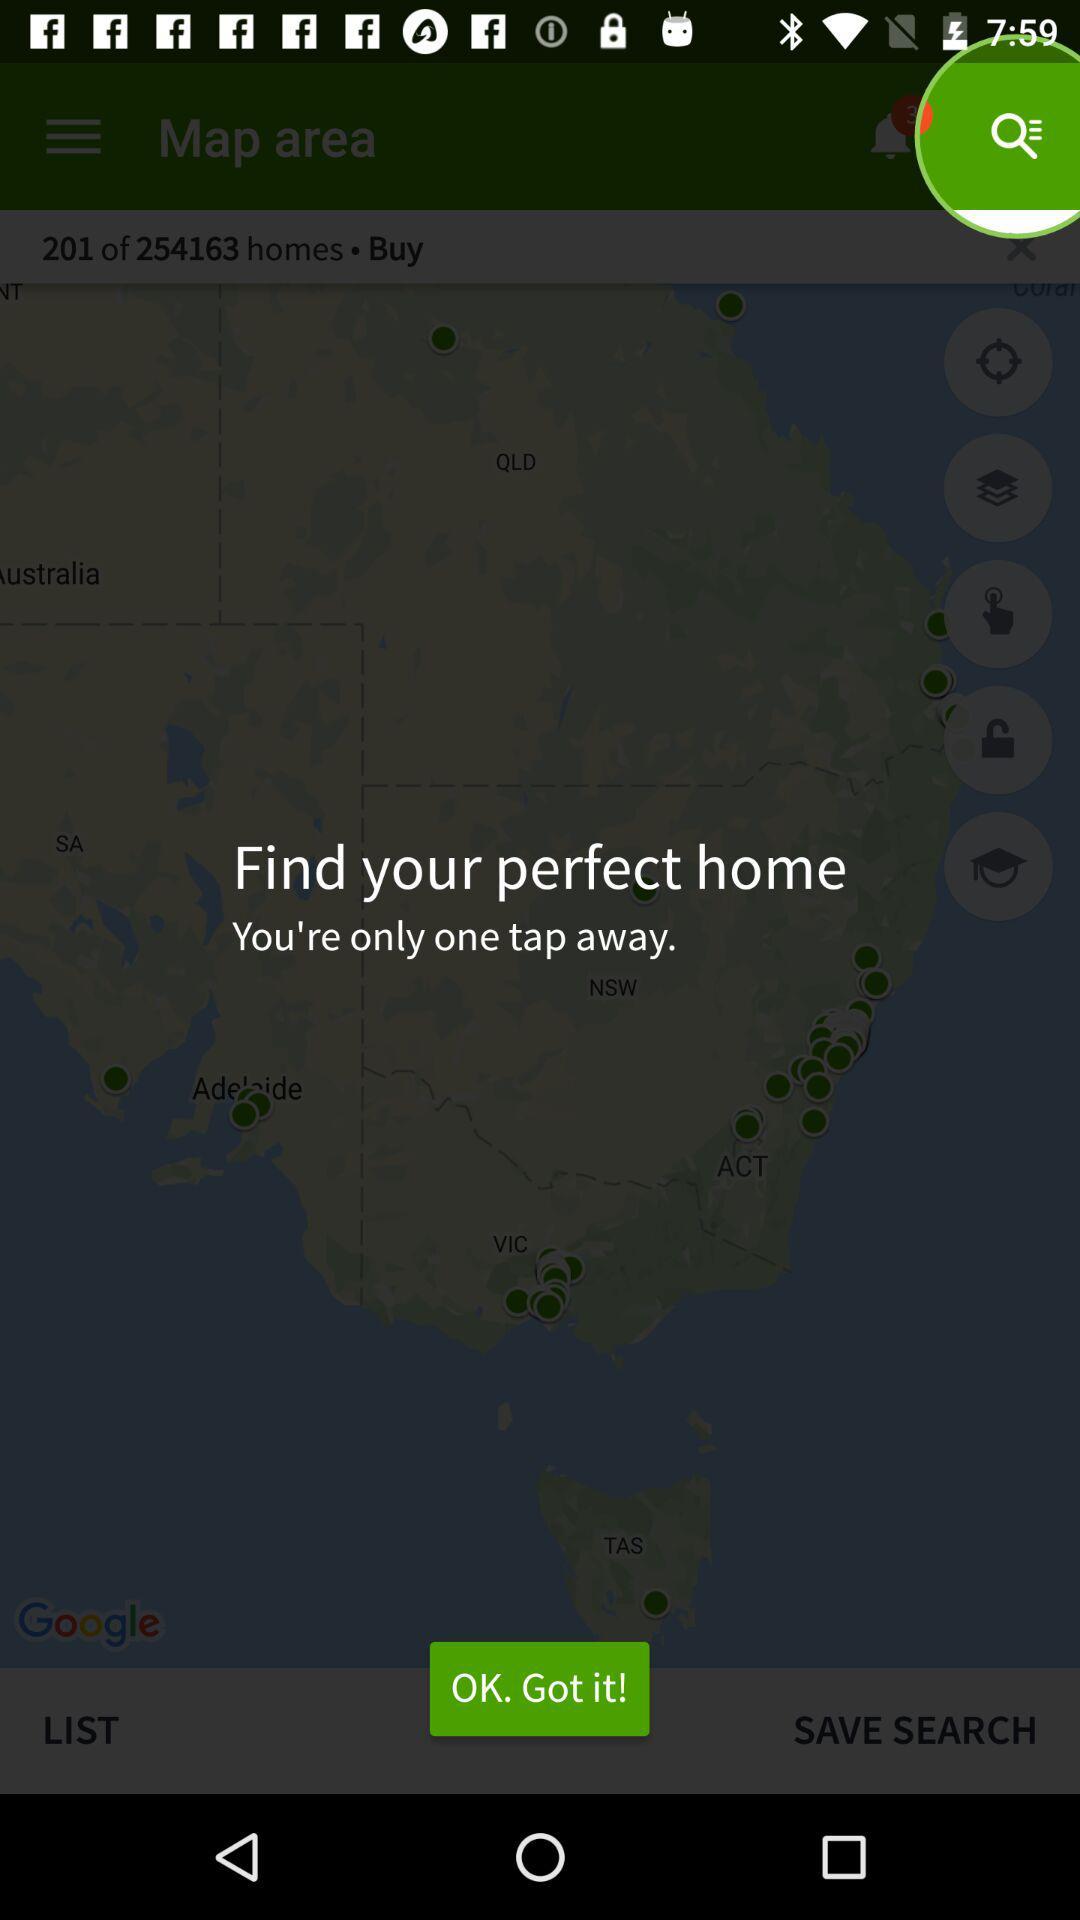 The width and height of the screenshot is (1080, 1920). Describe the element at coordinates (375, 1730) in the screenshot. I see `the item next to the save search item` at that location.